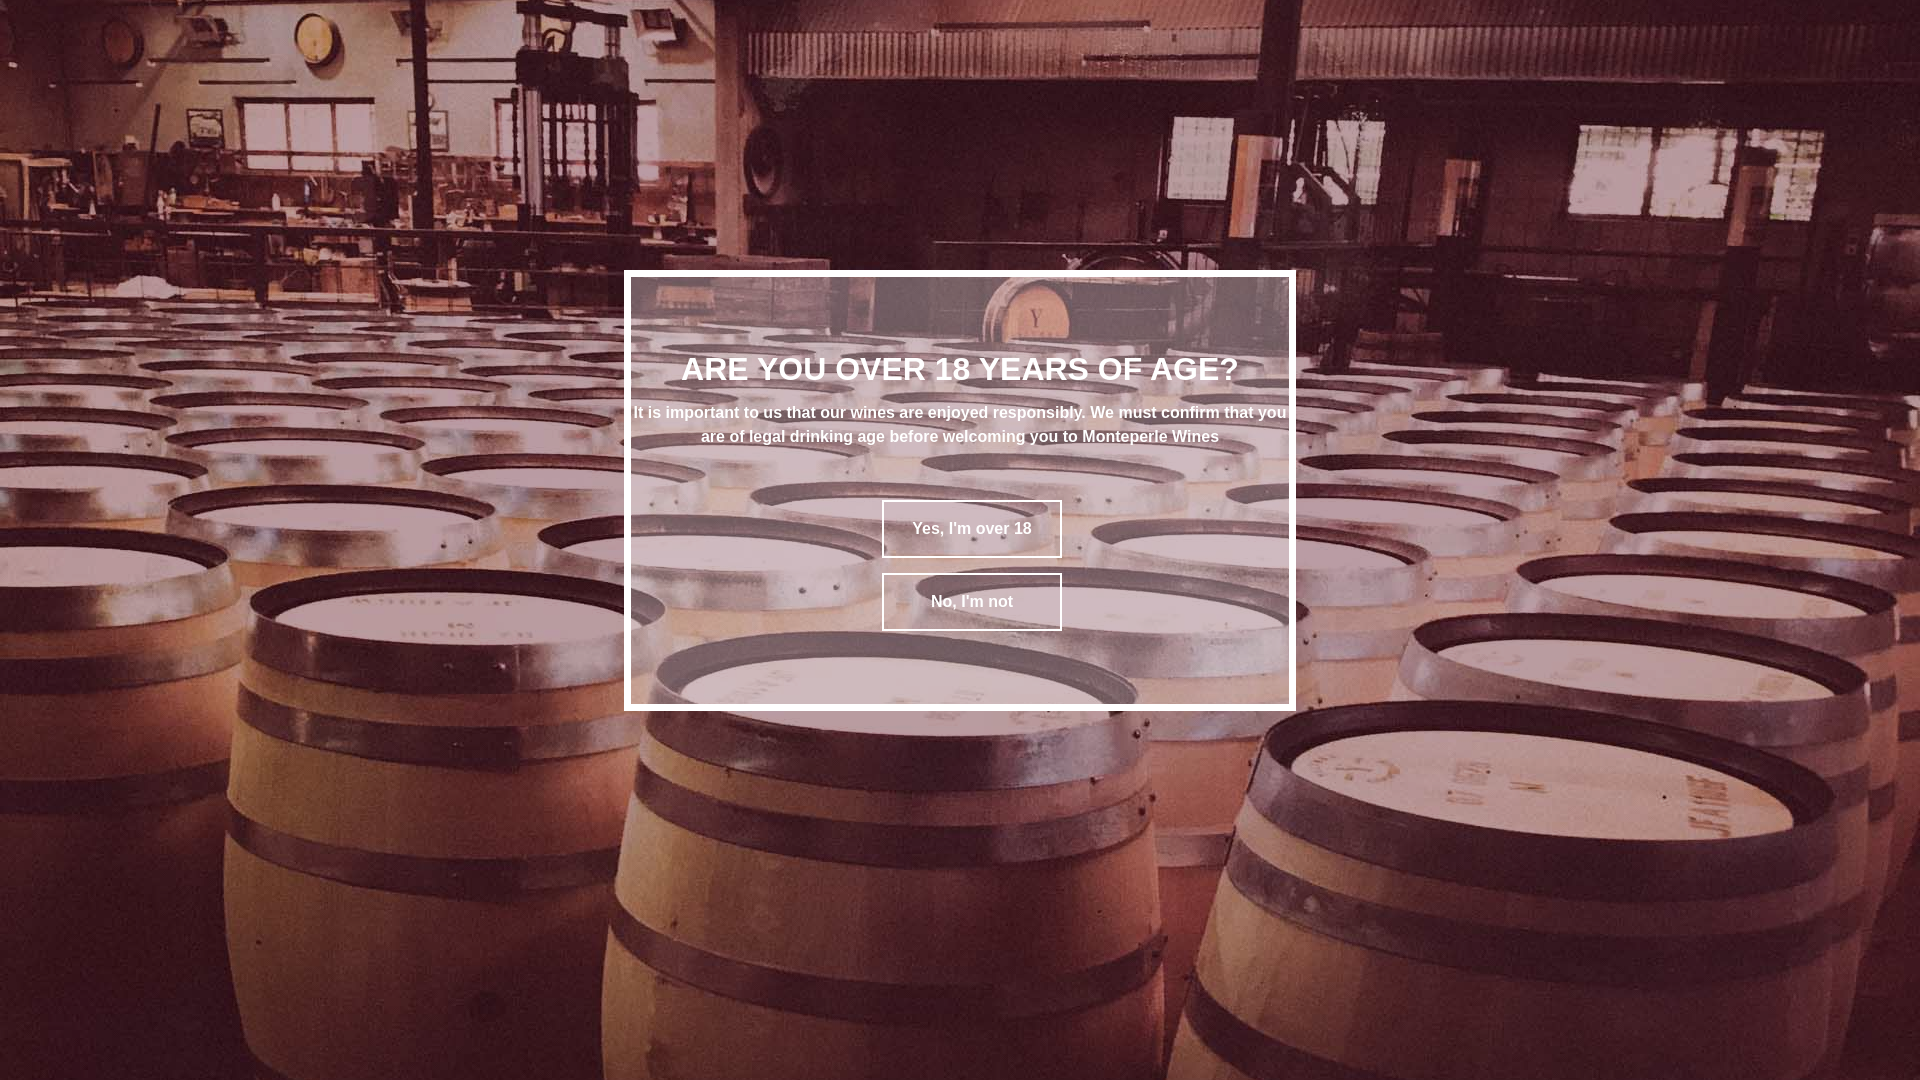  What do you see at coordinates (971, 600) in the screenshot?
I see `'No, I'm not'` at bounding box center [971, 600].